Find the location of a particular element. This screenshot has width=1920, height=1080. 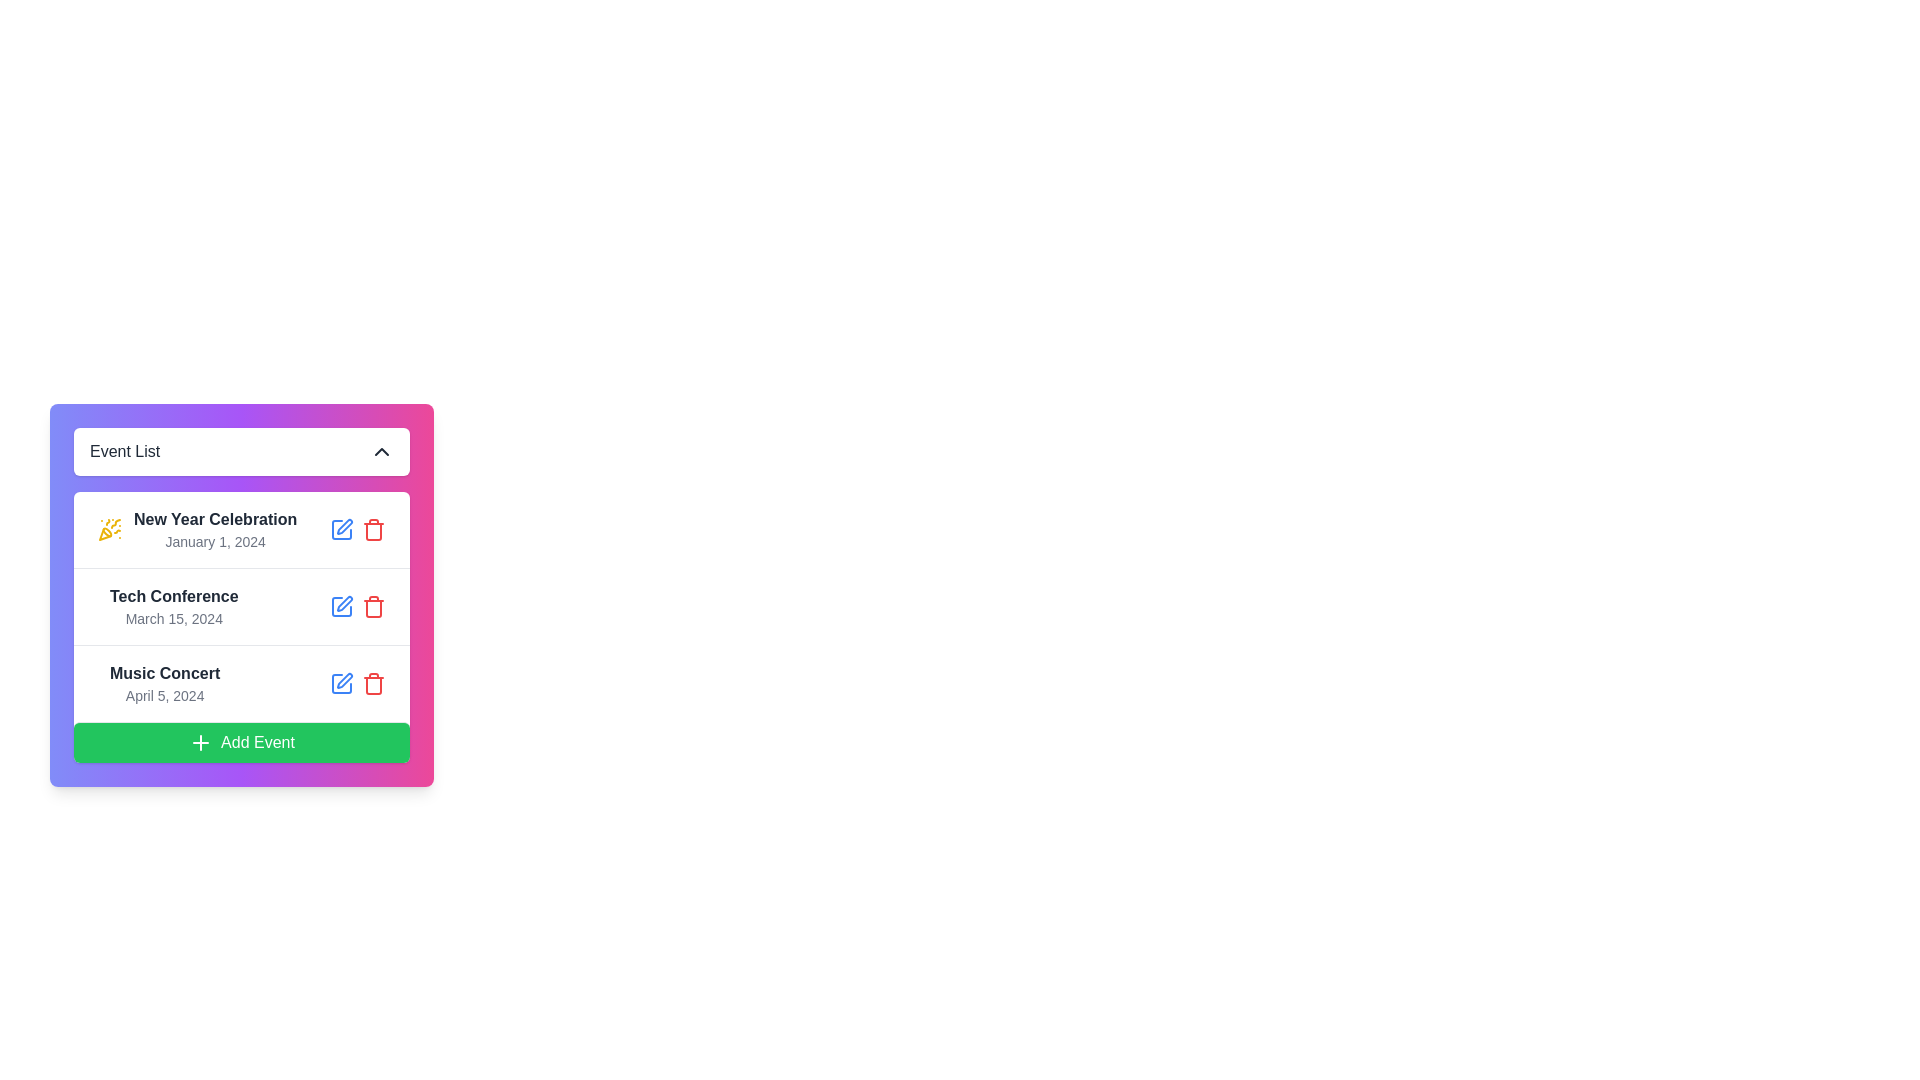

the button that adds a new event to the list located at the bottom of the 'Event List' panel by moving the cursor to its center is located at coordinates (240, 741).